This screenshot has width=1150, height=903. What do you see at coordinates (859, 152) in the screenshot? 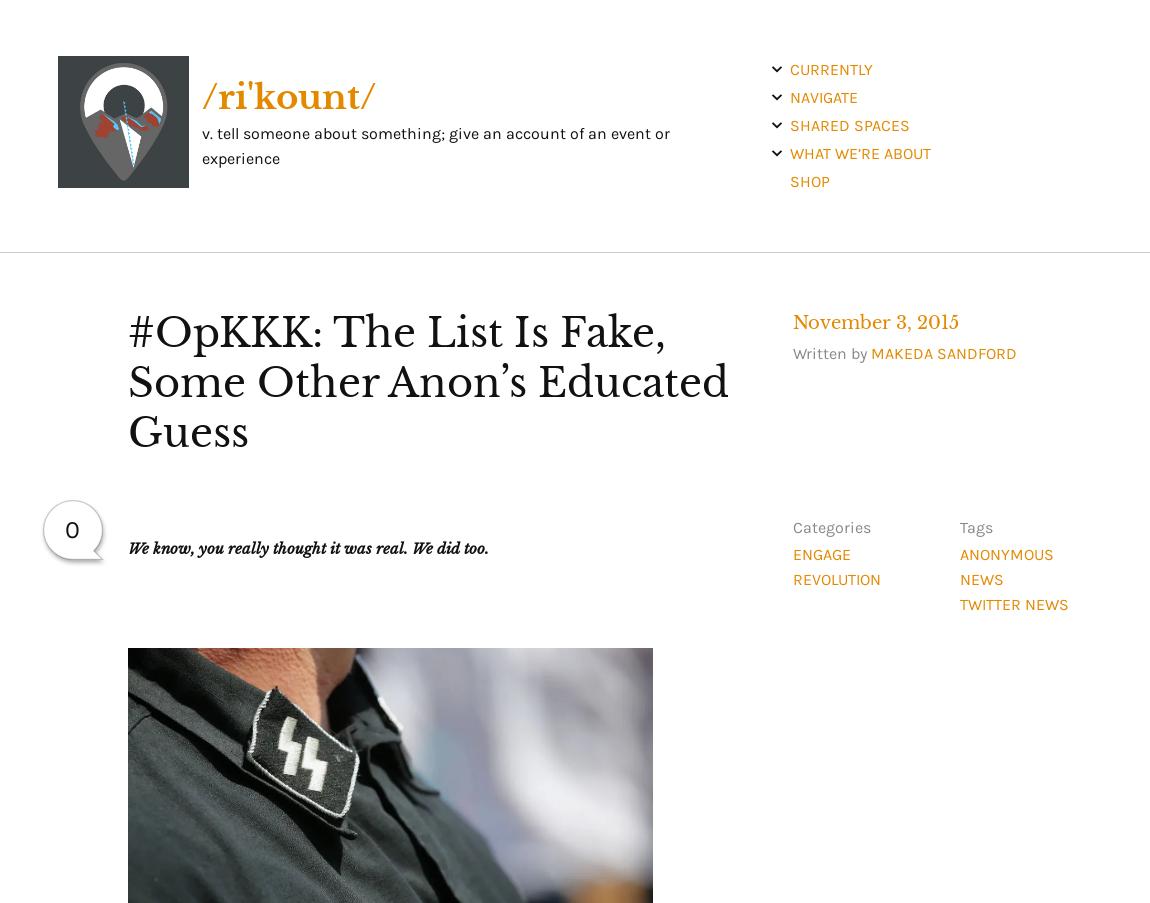
I see `'what we’re about'` at bounding box center [859, 152].